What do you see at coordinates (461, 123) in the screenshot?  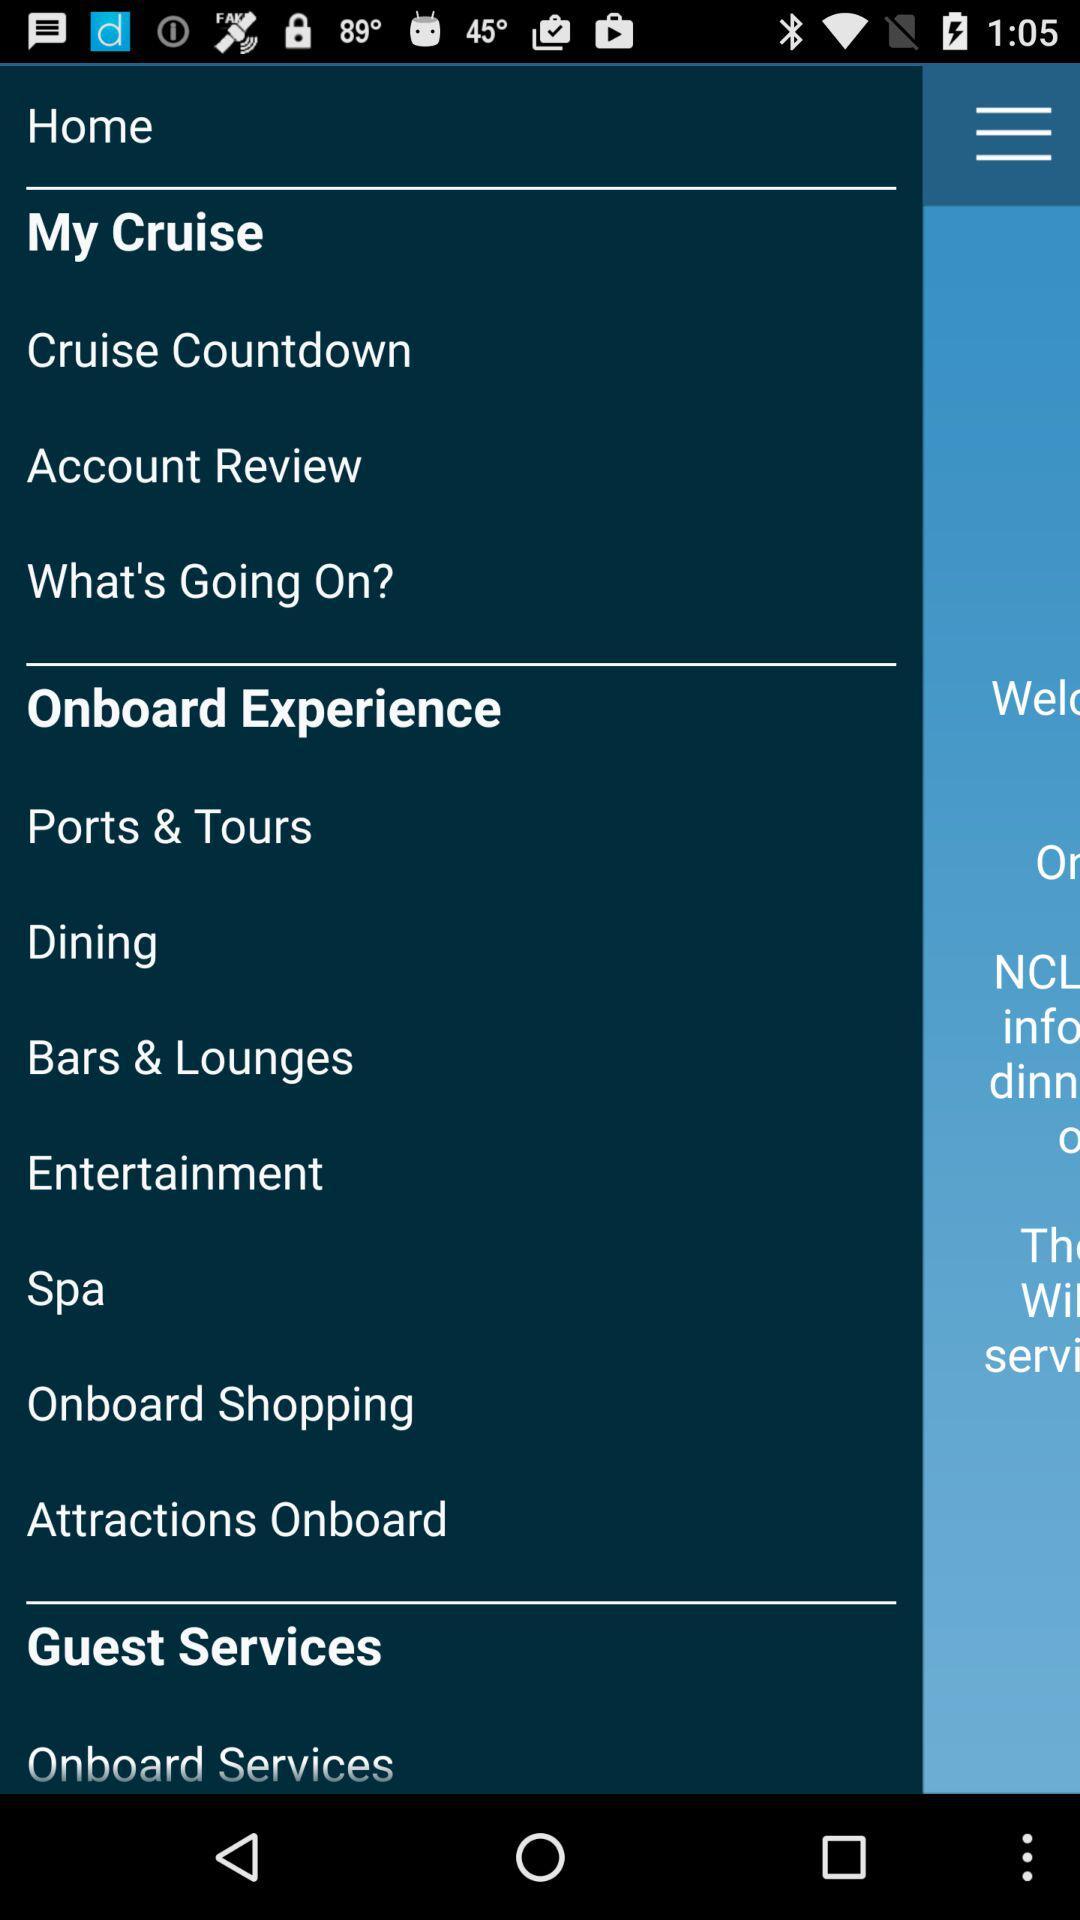 I see `home` at bounding box center [461, 123].